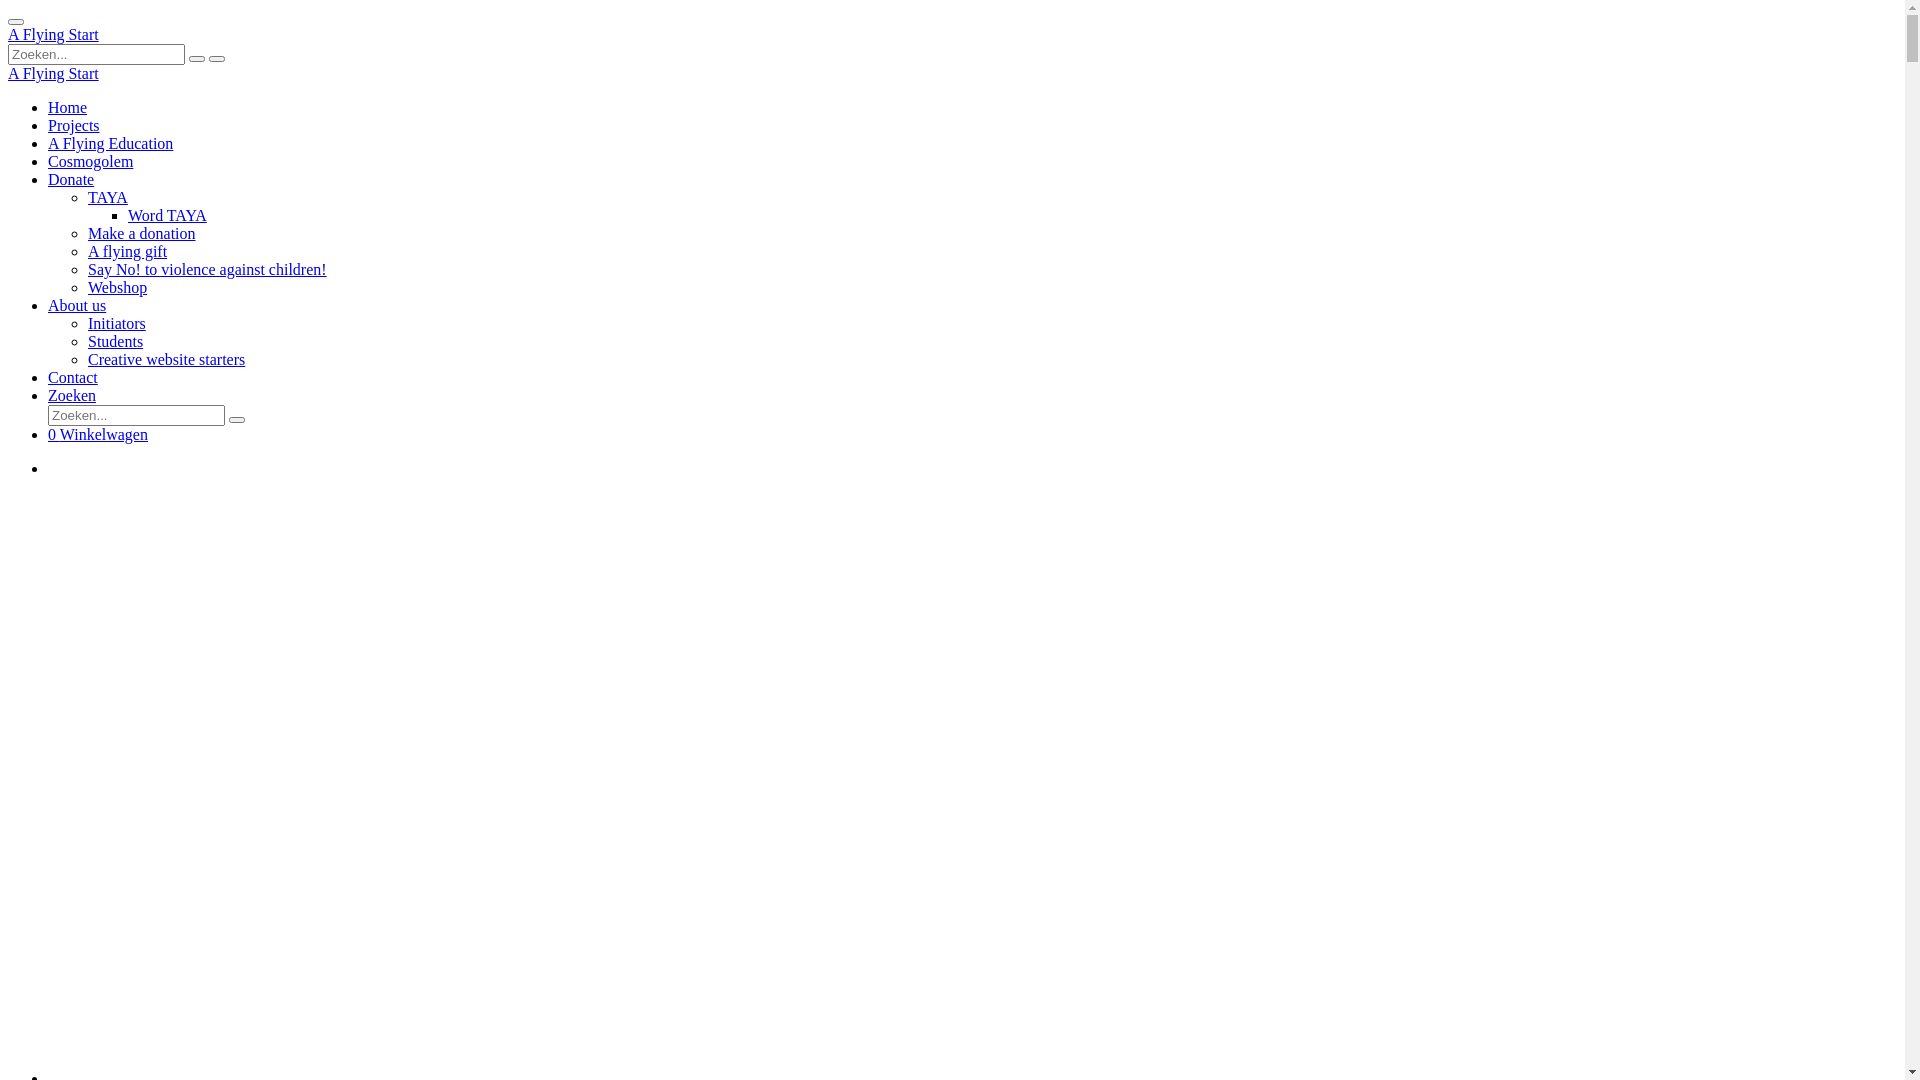  Describe the element at coordinates (106, 197) in the screenshot. I see `'TAYA'` at that location.